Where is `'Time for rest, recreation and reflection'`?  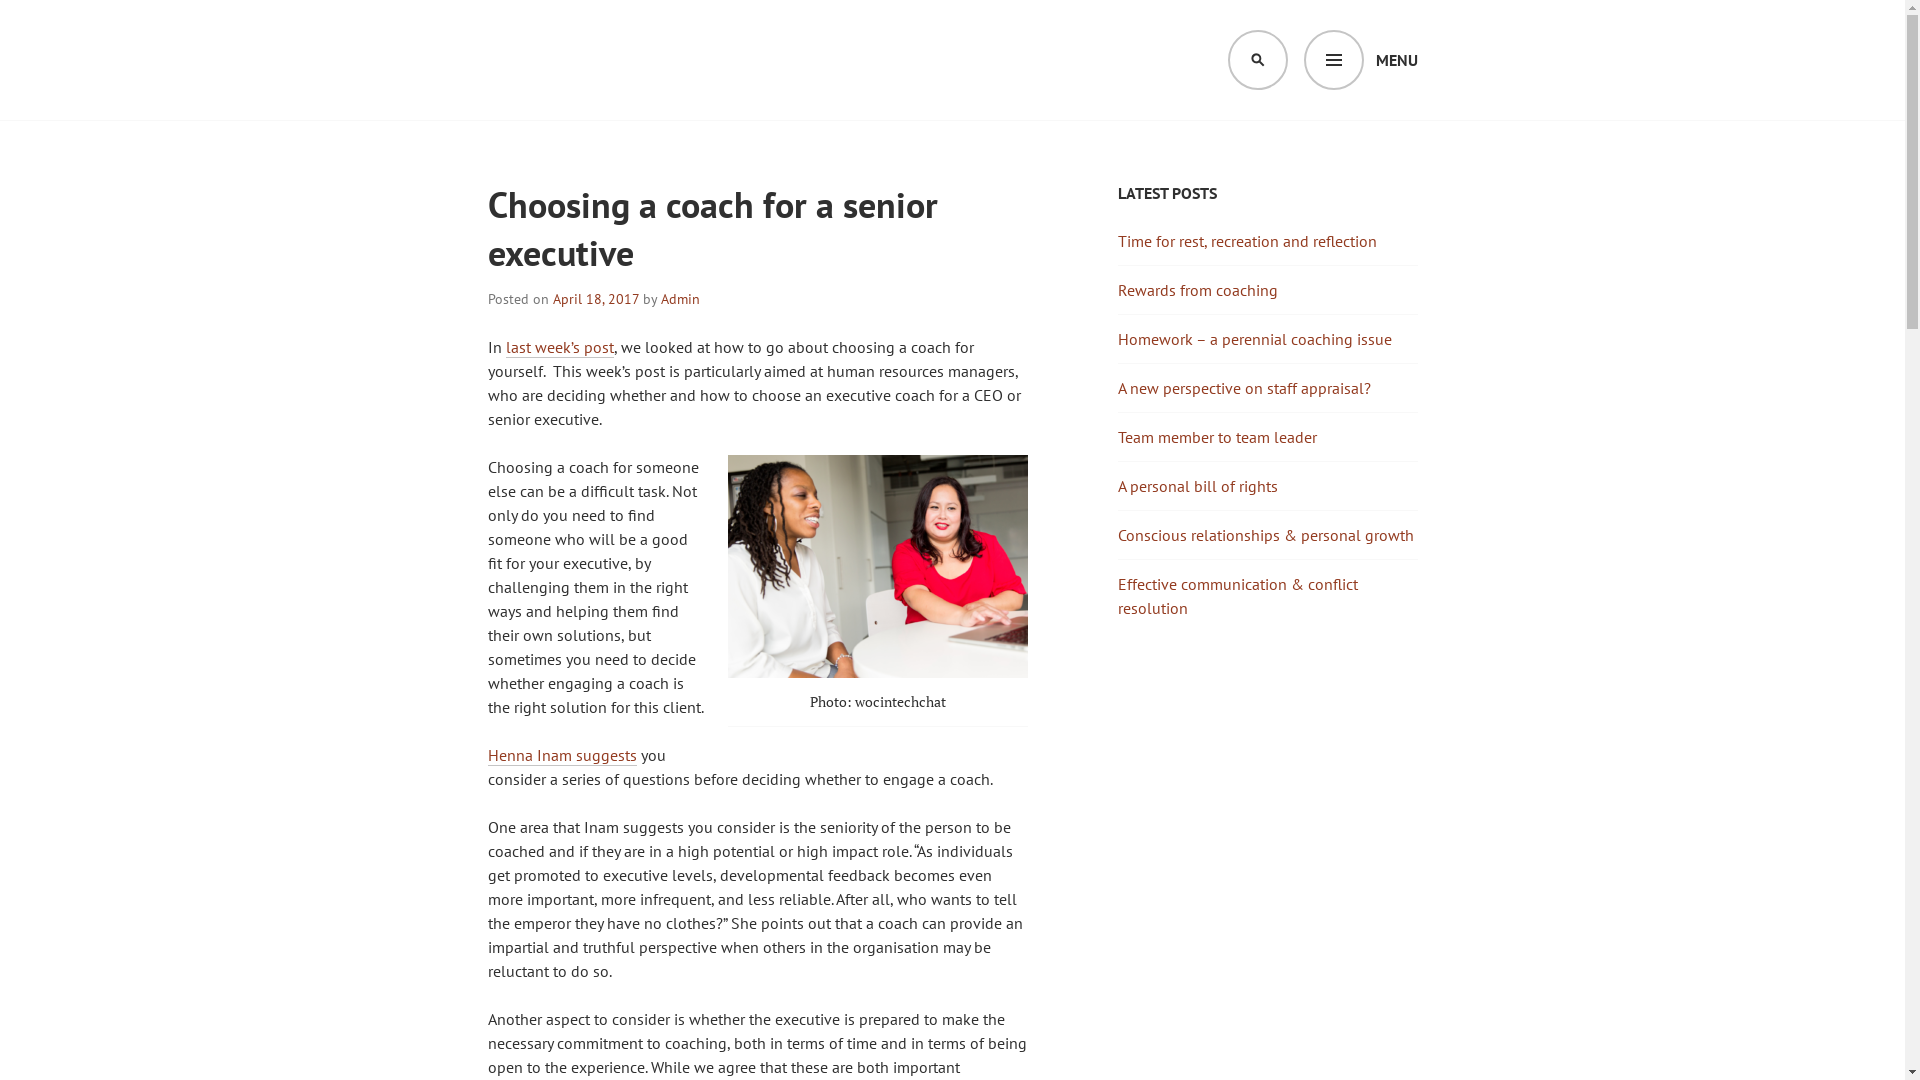
'Time for rest, recreation and reflection' is located at coordinates (1246, 239).